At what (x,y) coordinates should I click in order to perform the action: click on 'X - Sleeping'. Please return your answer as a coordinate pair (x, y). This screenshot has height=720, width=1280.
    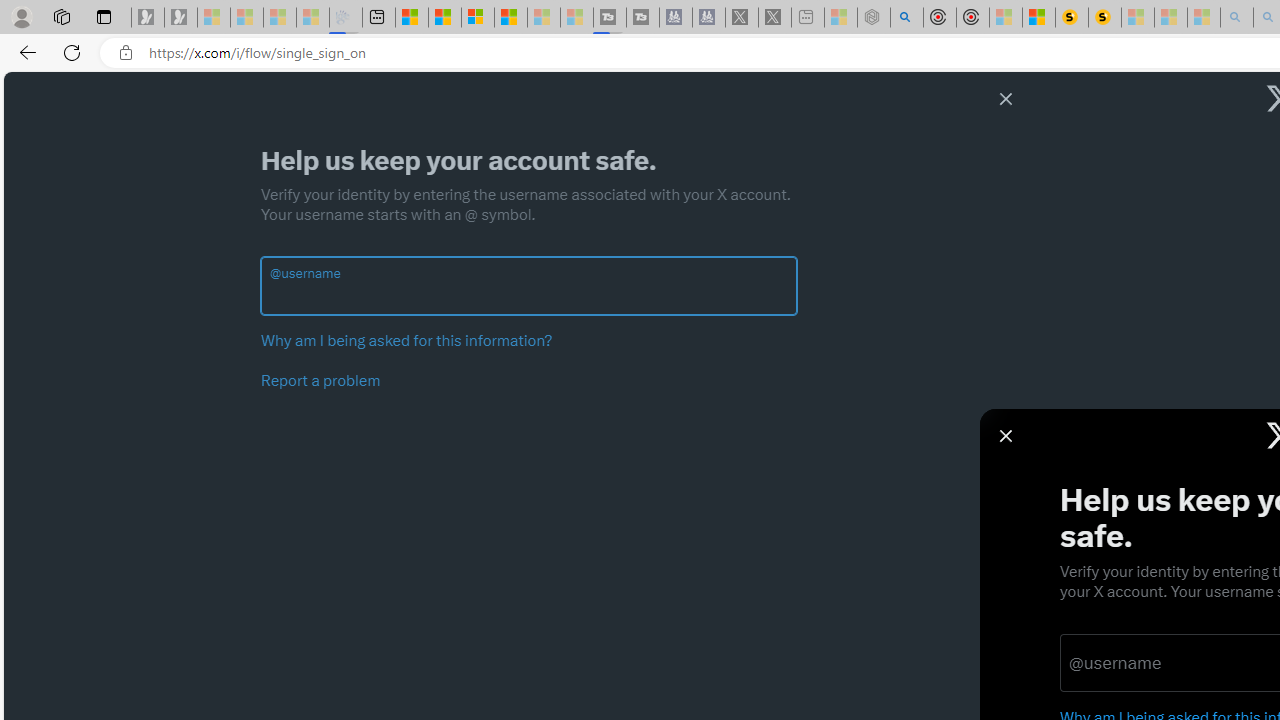
    Looking at the image, I should click on (774, 17).